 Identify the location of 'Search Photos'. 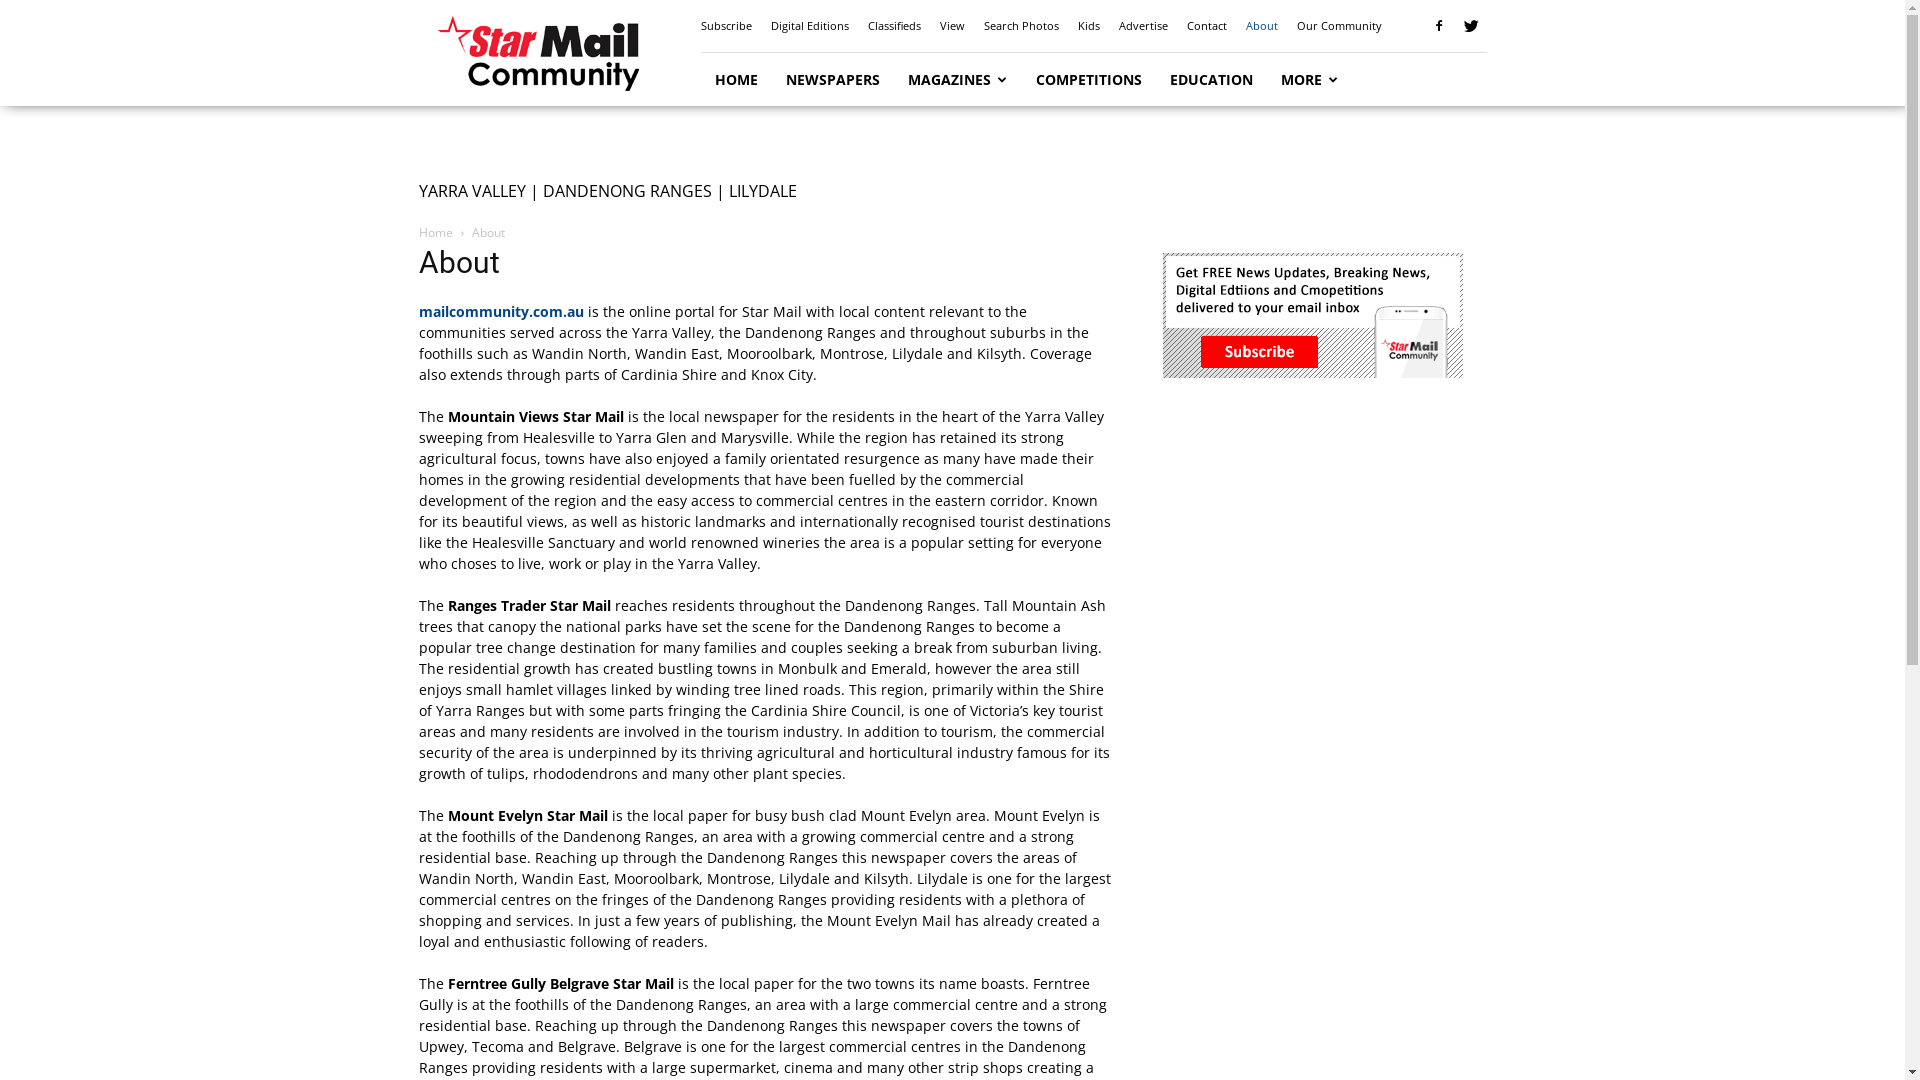
(1021, 25).